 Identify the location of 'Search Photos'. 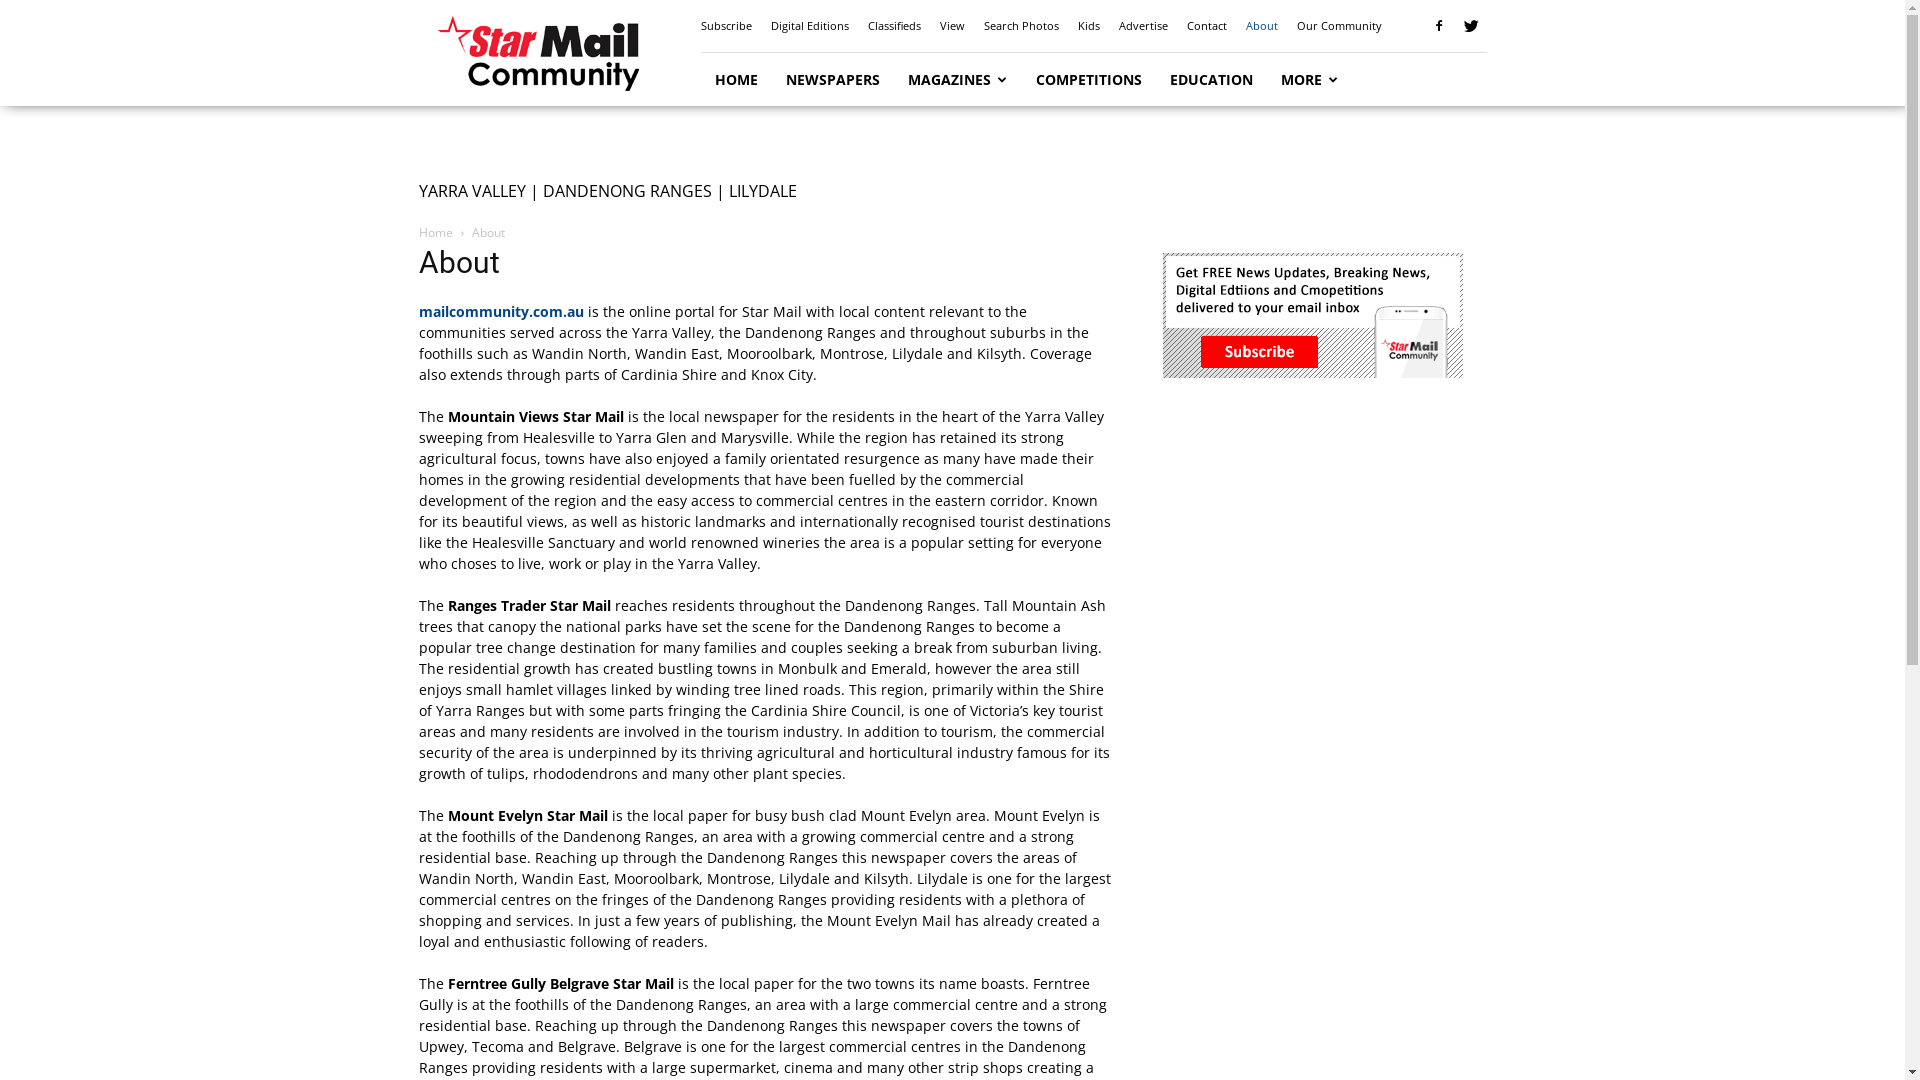
(1021, 25).